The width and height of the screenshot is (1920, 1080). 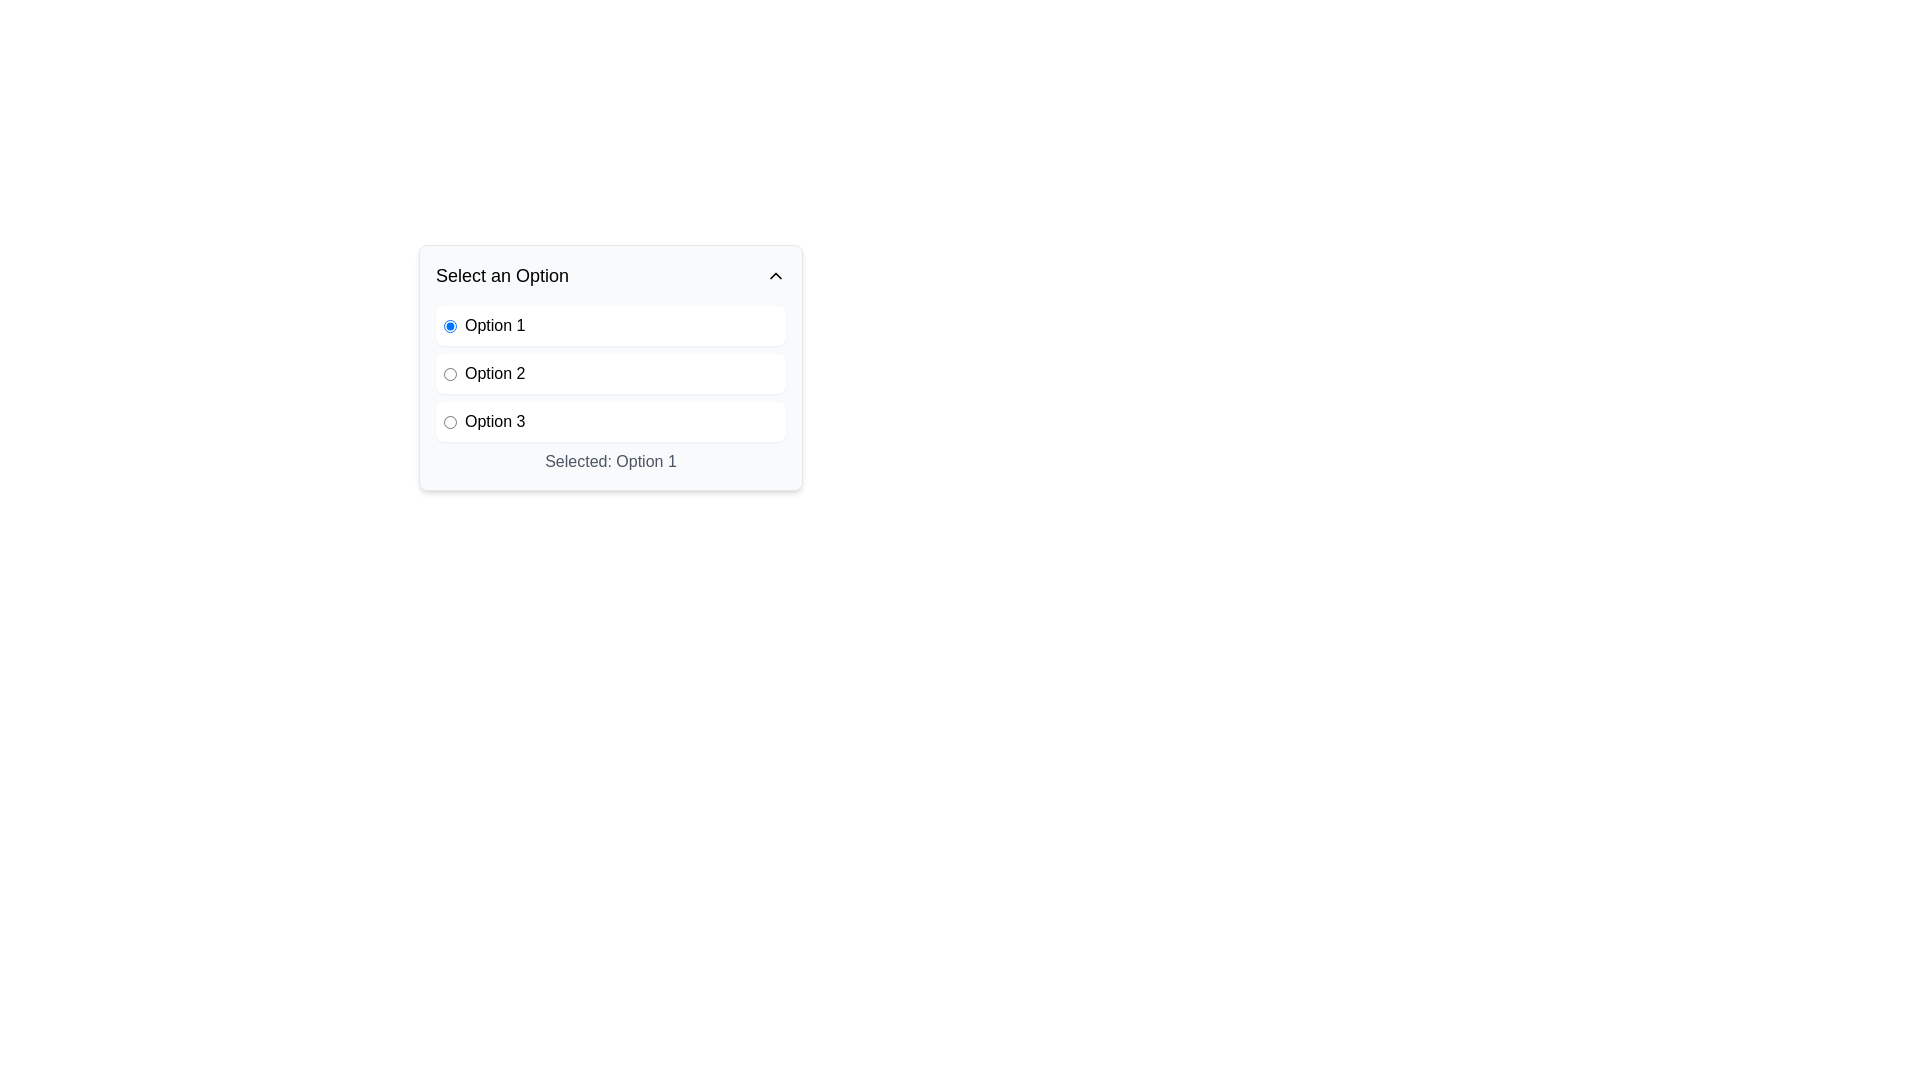 I want to click on the radio button that is styled in a circular shape and positioned to the left of the label text 'Option 3', so click(x=449, y=420).